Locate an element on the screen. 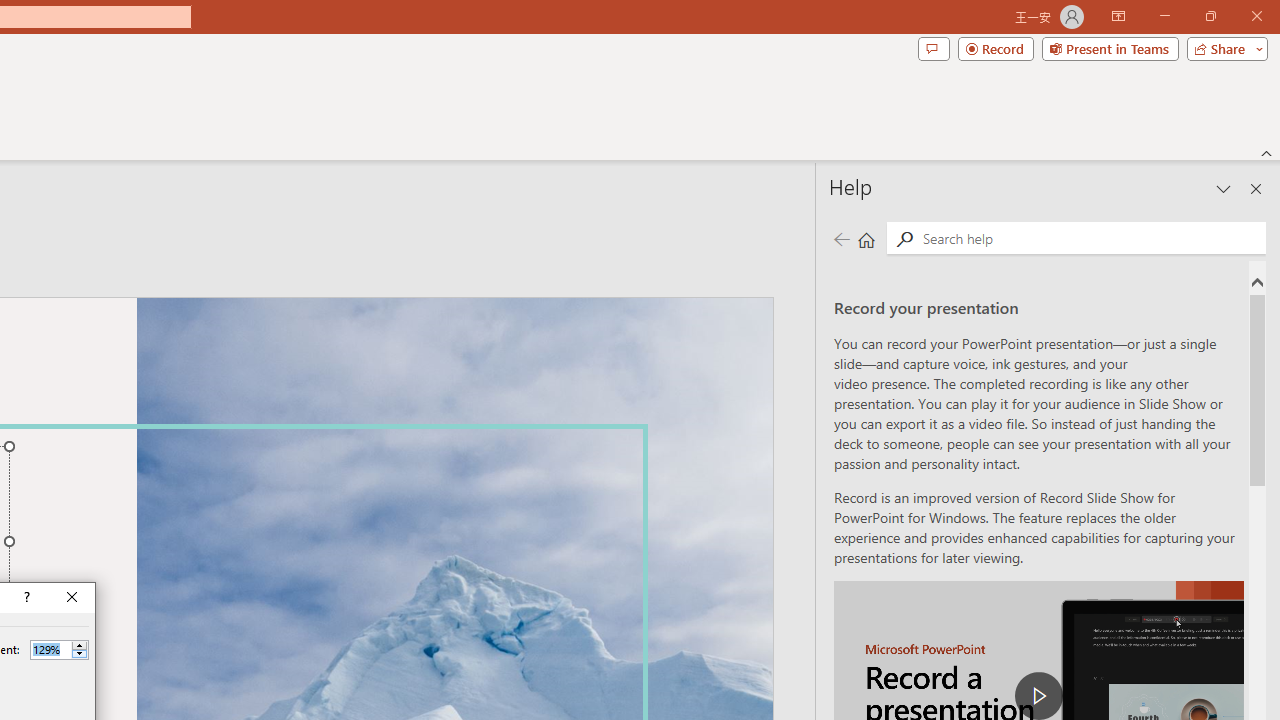  'Previous page' is located at coordinates (841, 238).